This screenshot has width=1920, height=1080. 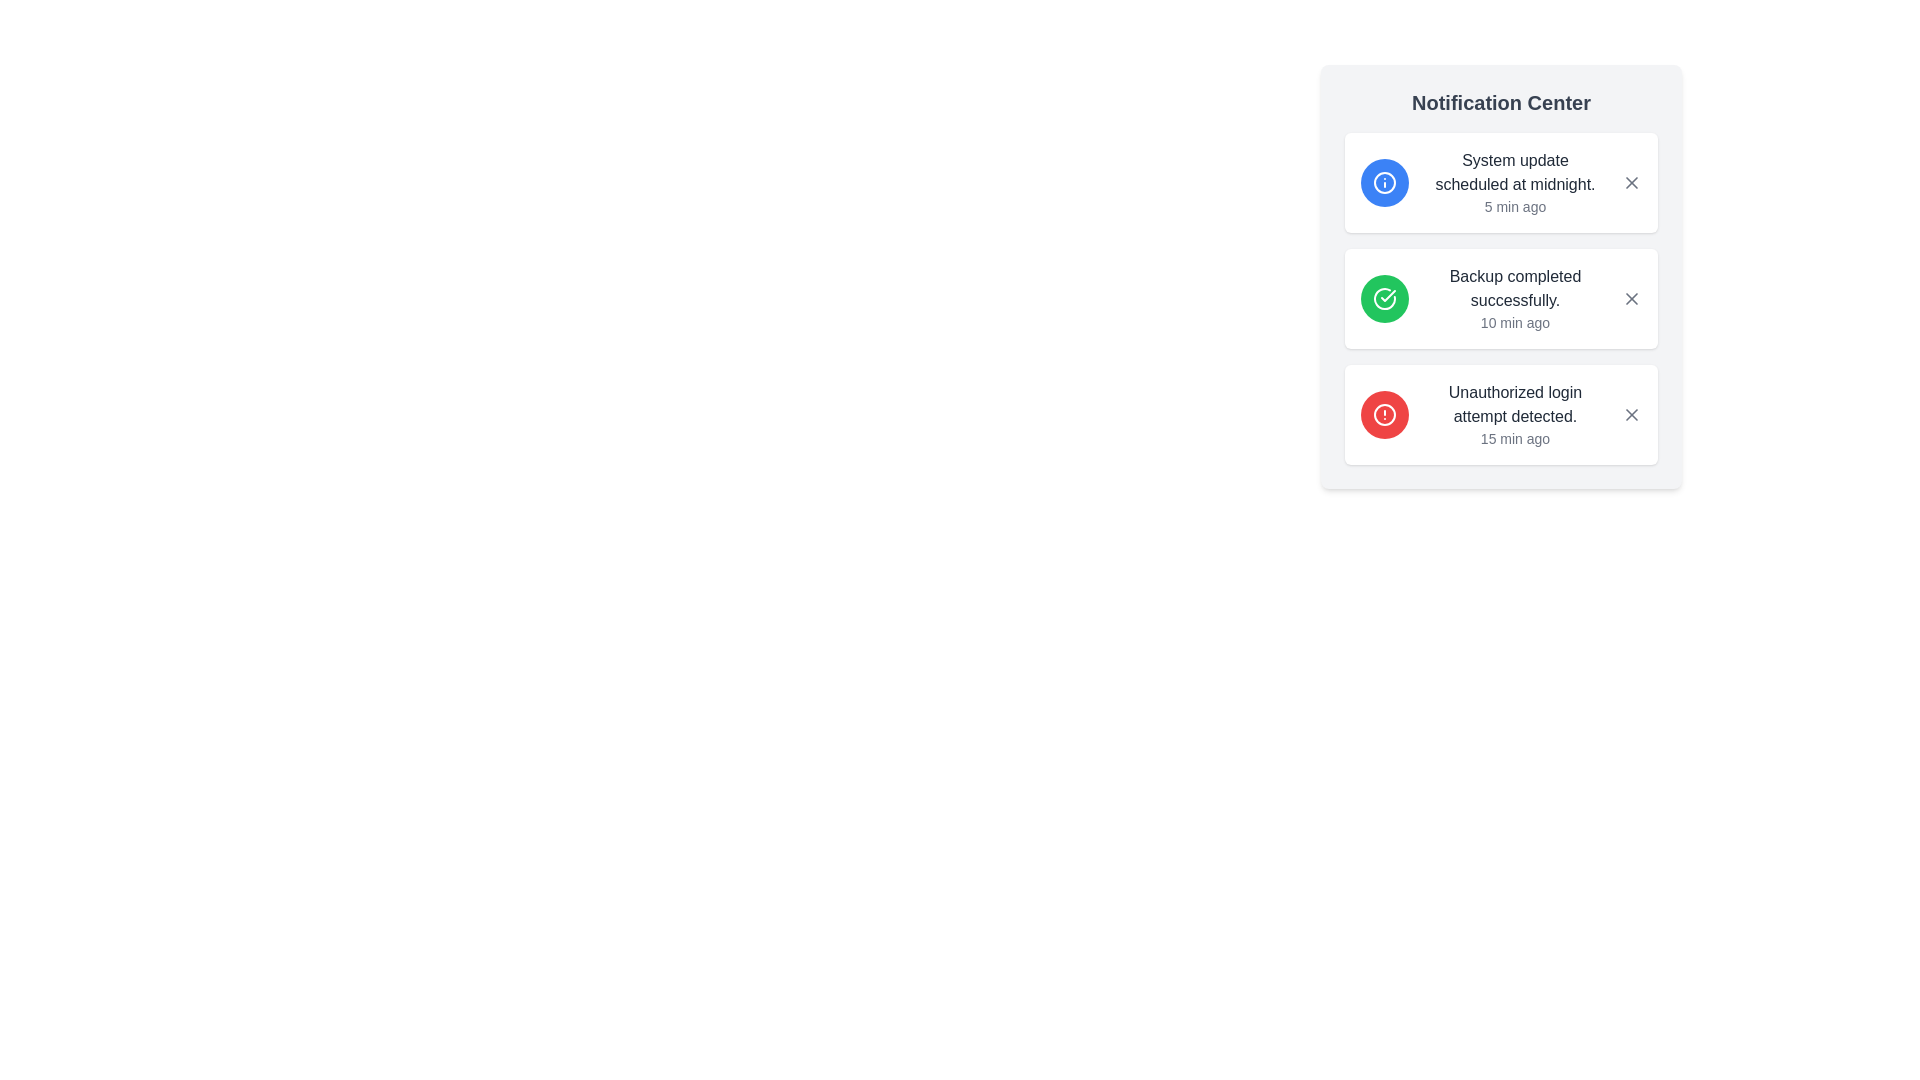 What do you see at coordinates (1384, 414) in the screenshot?
I see `the alert or error icon located in the third notification card of the 'Notification Center'` at bounding box center [1384, 414].